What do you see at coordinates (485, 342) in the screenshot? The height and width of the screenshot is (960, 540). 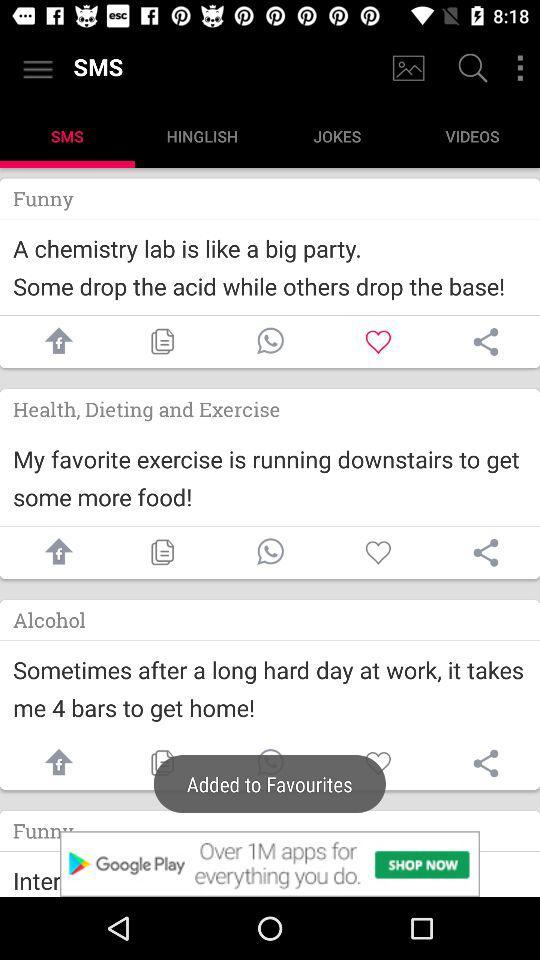 I see `share button` at bounding box center [485, 342].